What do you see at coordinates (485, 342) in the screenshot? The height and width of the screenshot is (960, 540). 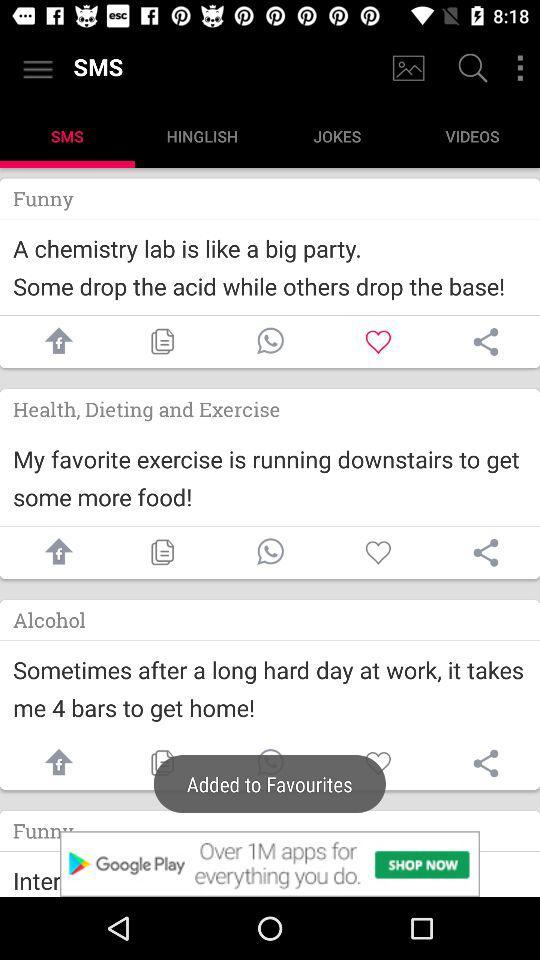 I see `share button` at bounding box center [485, 342].